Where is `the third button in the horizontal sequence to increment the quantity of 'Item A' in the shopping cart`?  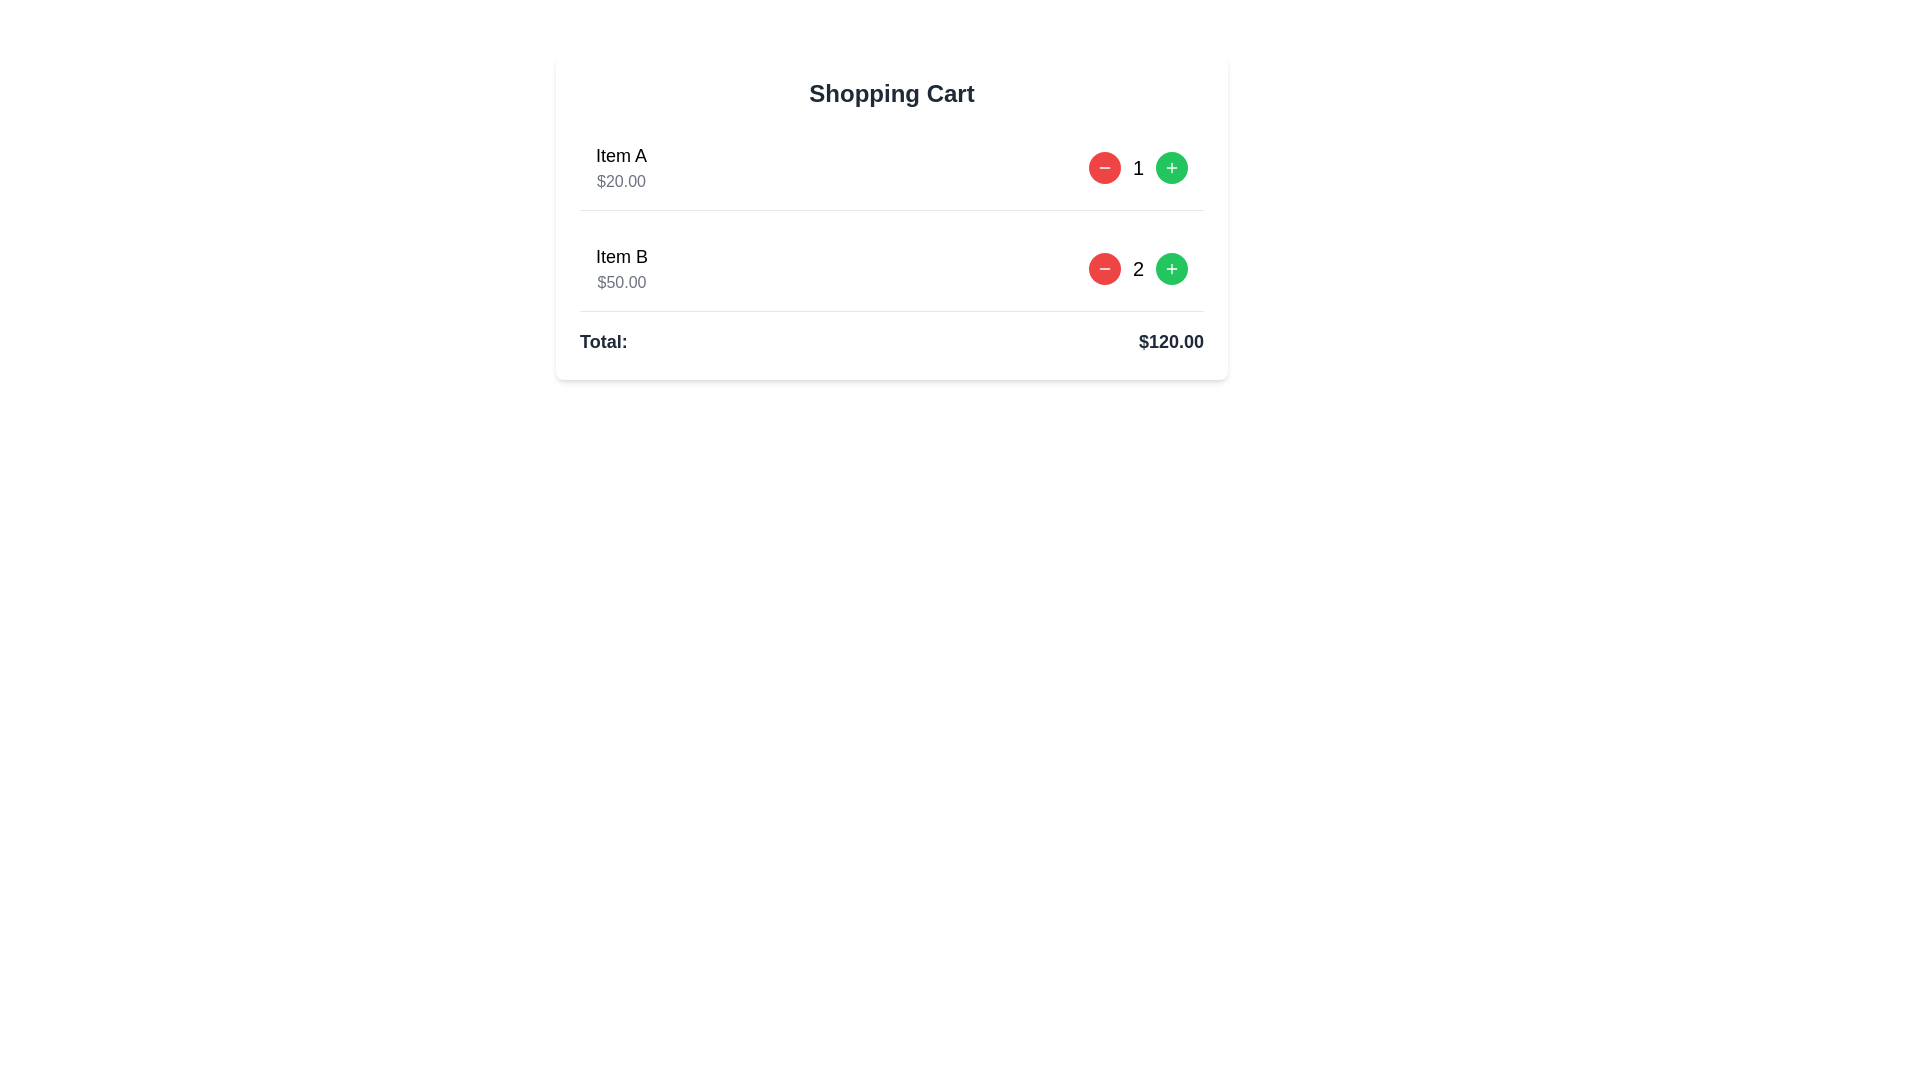 the third button in the horizontal sequence to increment the quantity of 'Item A' in the shopping cart is located at coordinates (1171, 167).